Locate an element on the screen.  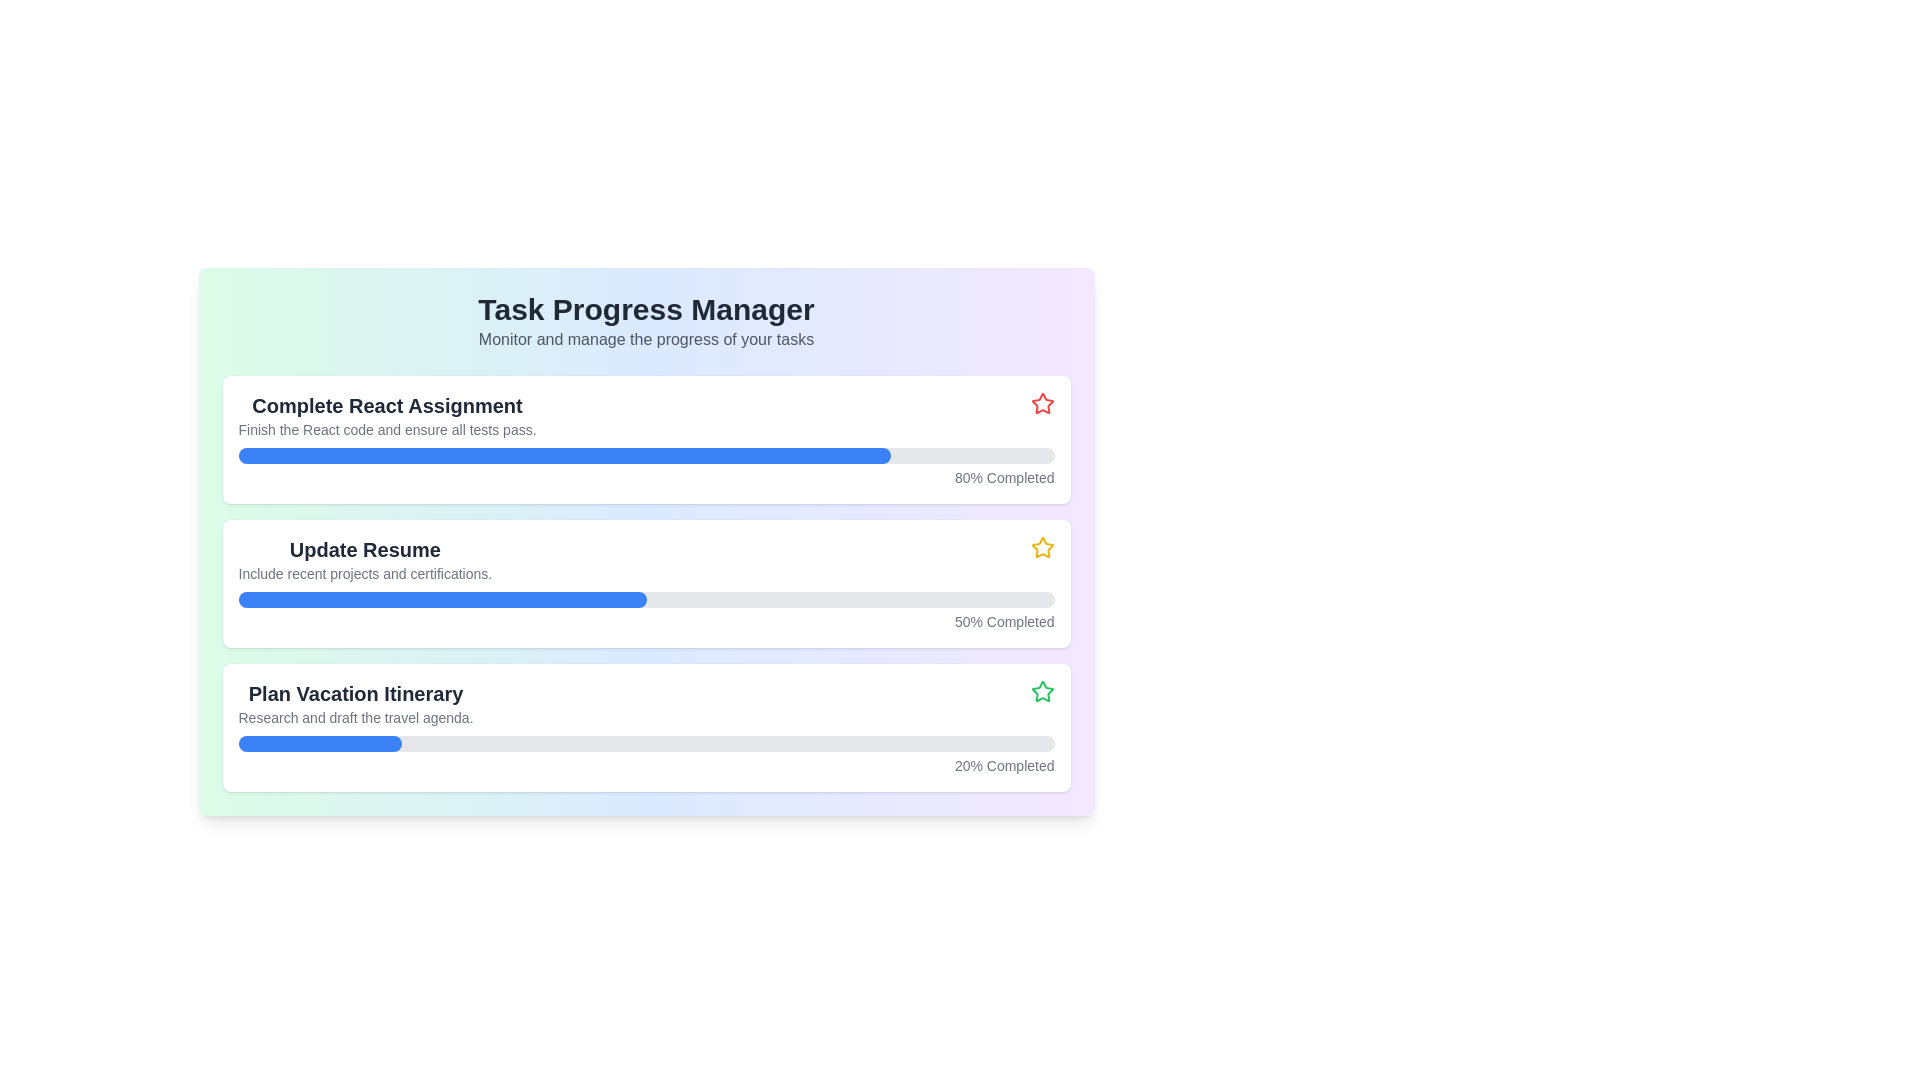
task progress is located at coordinates (465, 744).